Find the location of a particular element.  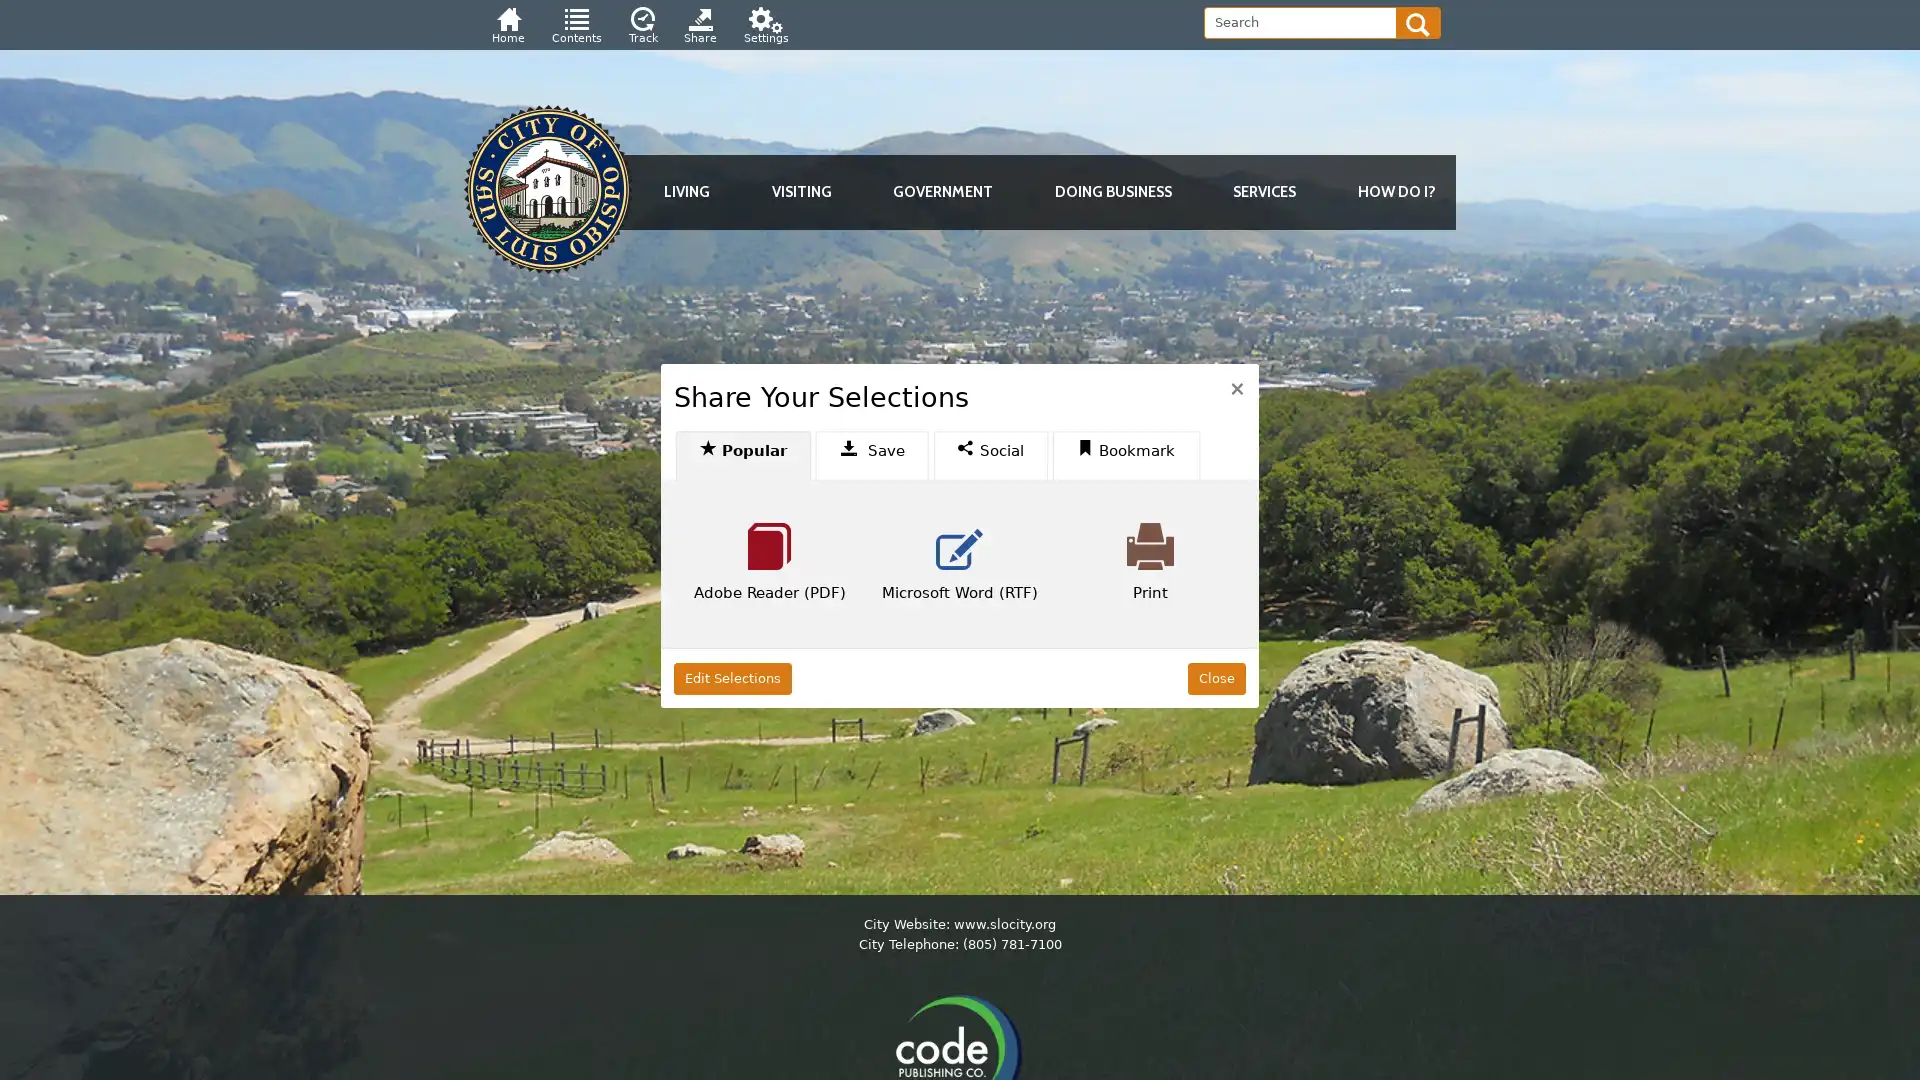

Edit Selections is located at coordinates (732, 677).